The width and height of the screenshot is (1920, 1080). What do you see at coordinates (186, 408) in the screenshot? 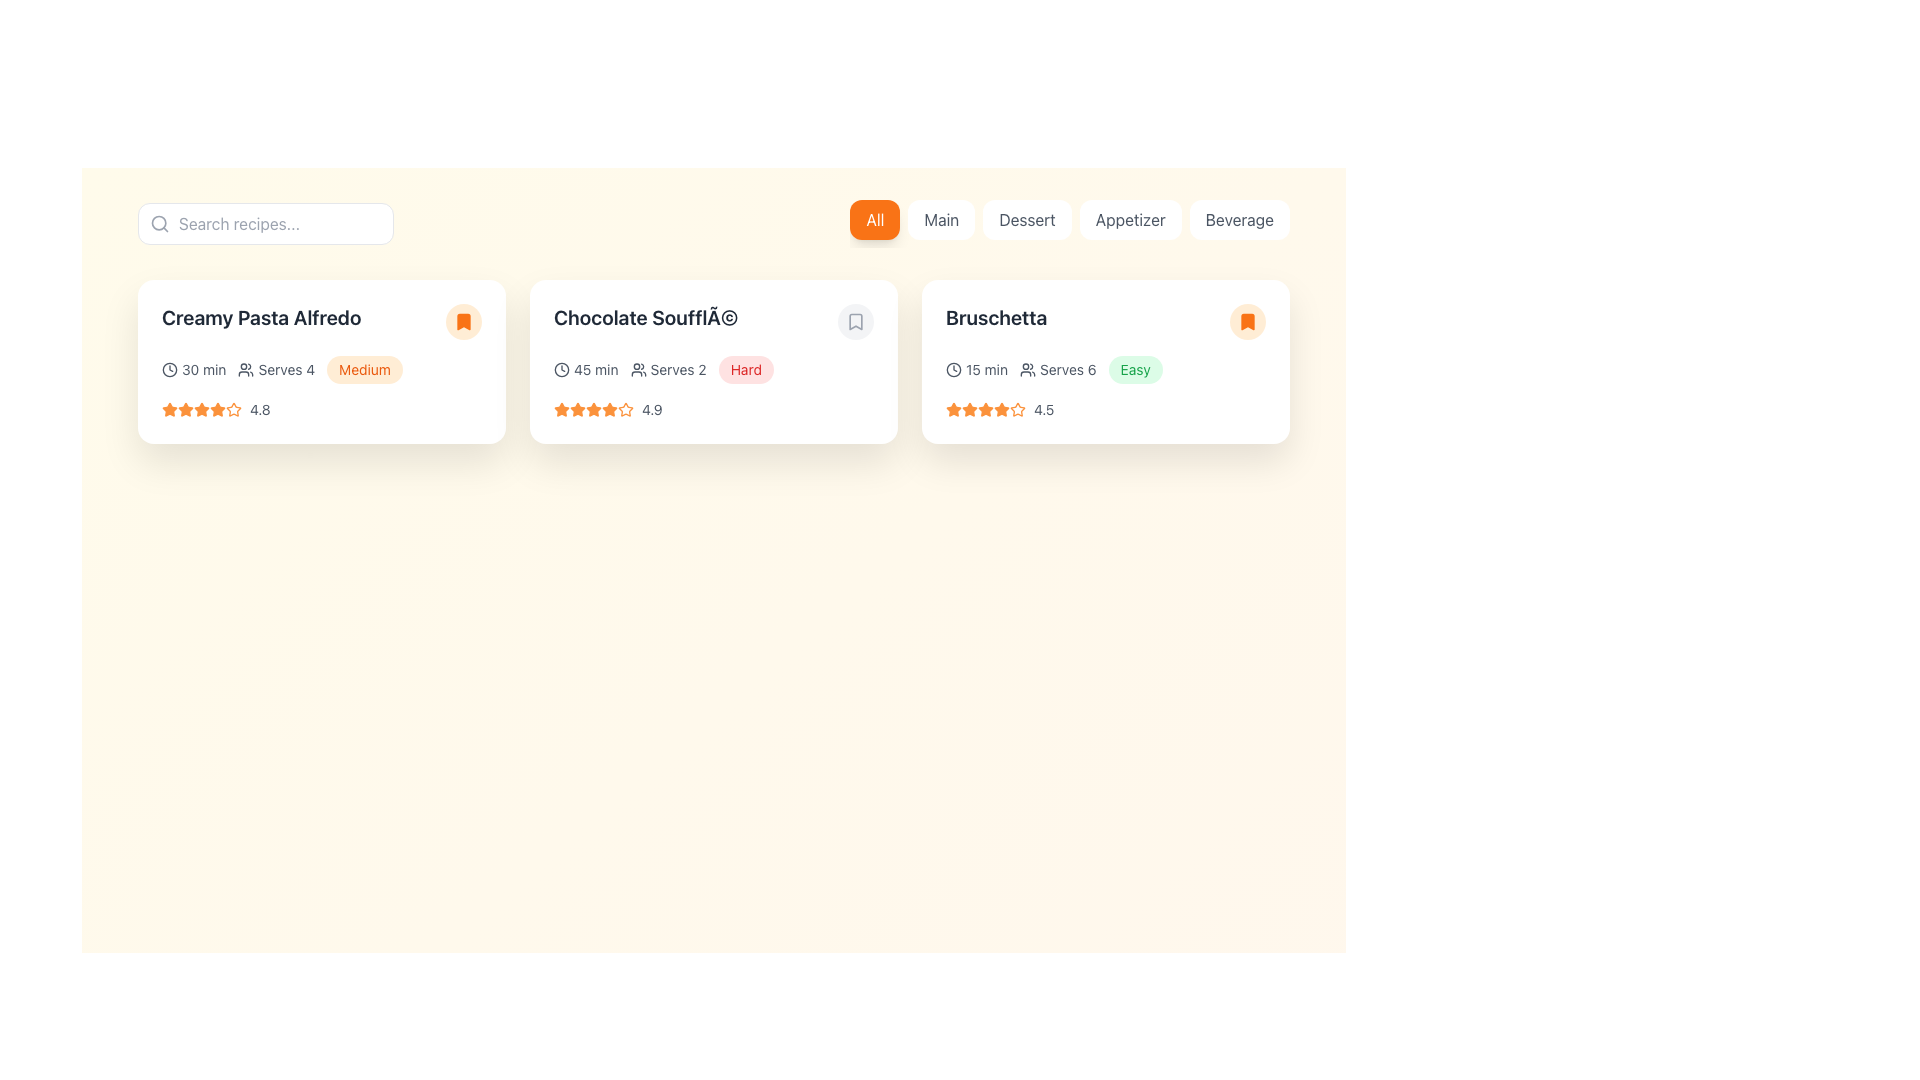
I see `the active orange star icon, which is the third star in the rating group beneath the 'Creamy Pasta Alfredo' card` at bounding box center [186, 408].